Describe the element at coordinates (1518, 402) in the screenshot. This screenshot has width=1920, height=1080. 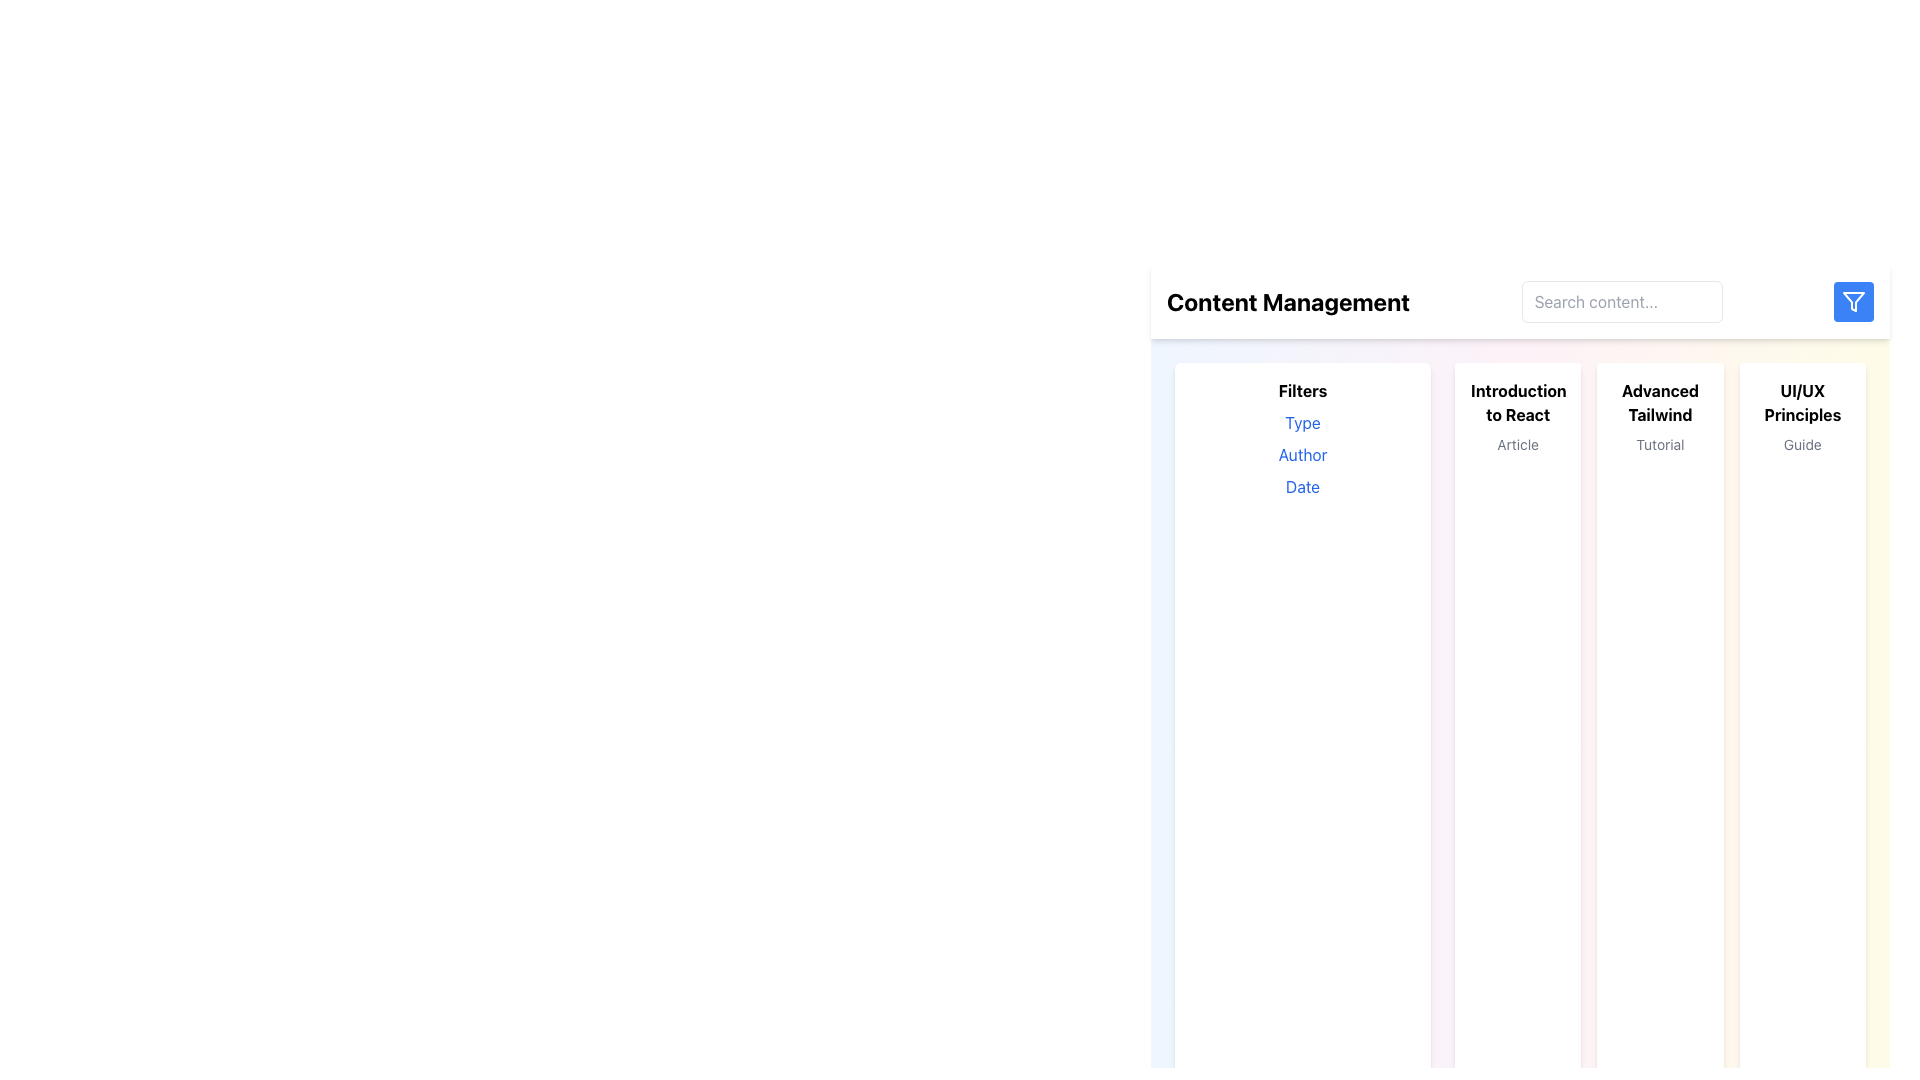
I see `bold textual header displaying 'Introduction to React' located within a white card-like region under the 'Content Management' header` at that location.